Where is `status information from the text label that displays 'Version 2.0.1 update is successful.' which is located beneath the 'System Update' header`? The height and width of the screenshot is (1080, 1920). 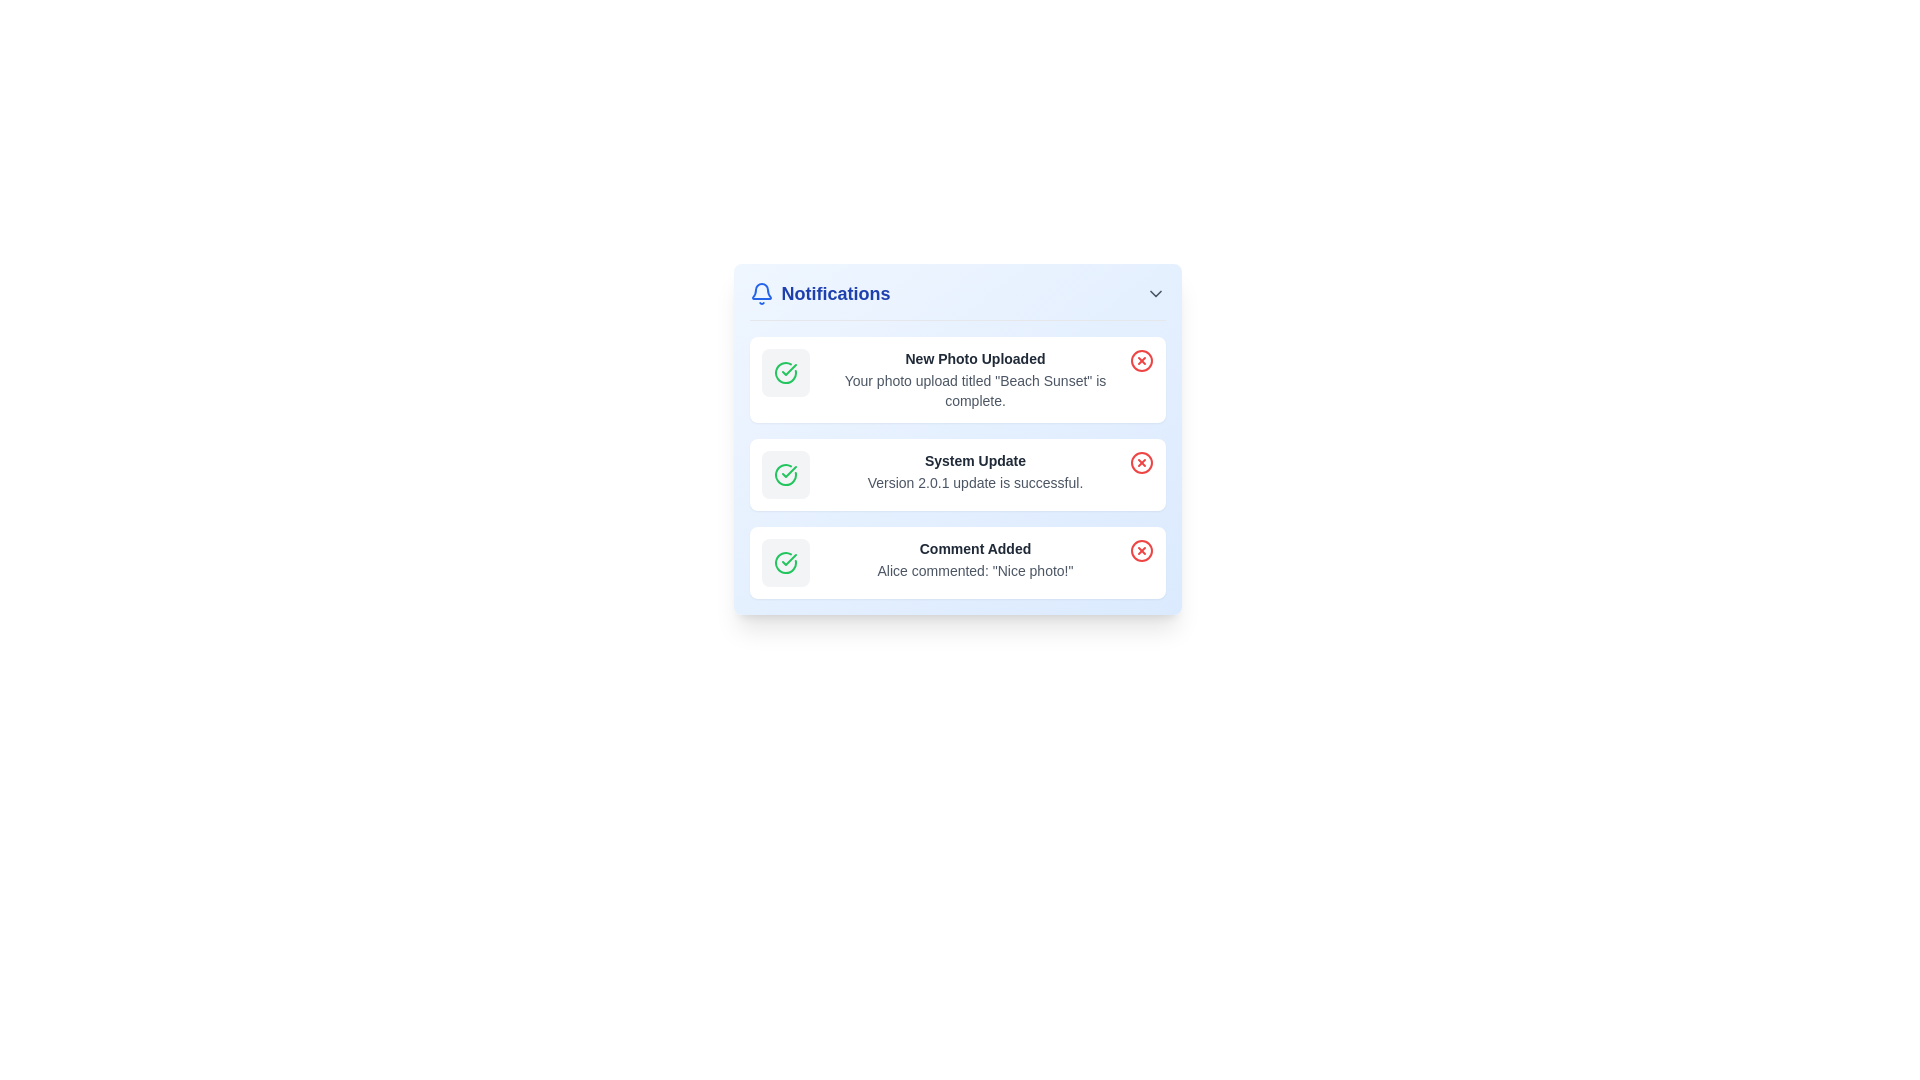
status information from the text label that displays 'Version 2.0.1 update is successful.' which is located beneath the 'System Update' header is located at coordinates (975, 482).